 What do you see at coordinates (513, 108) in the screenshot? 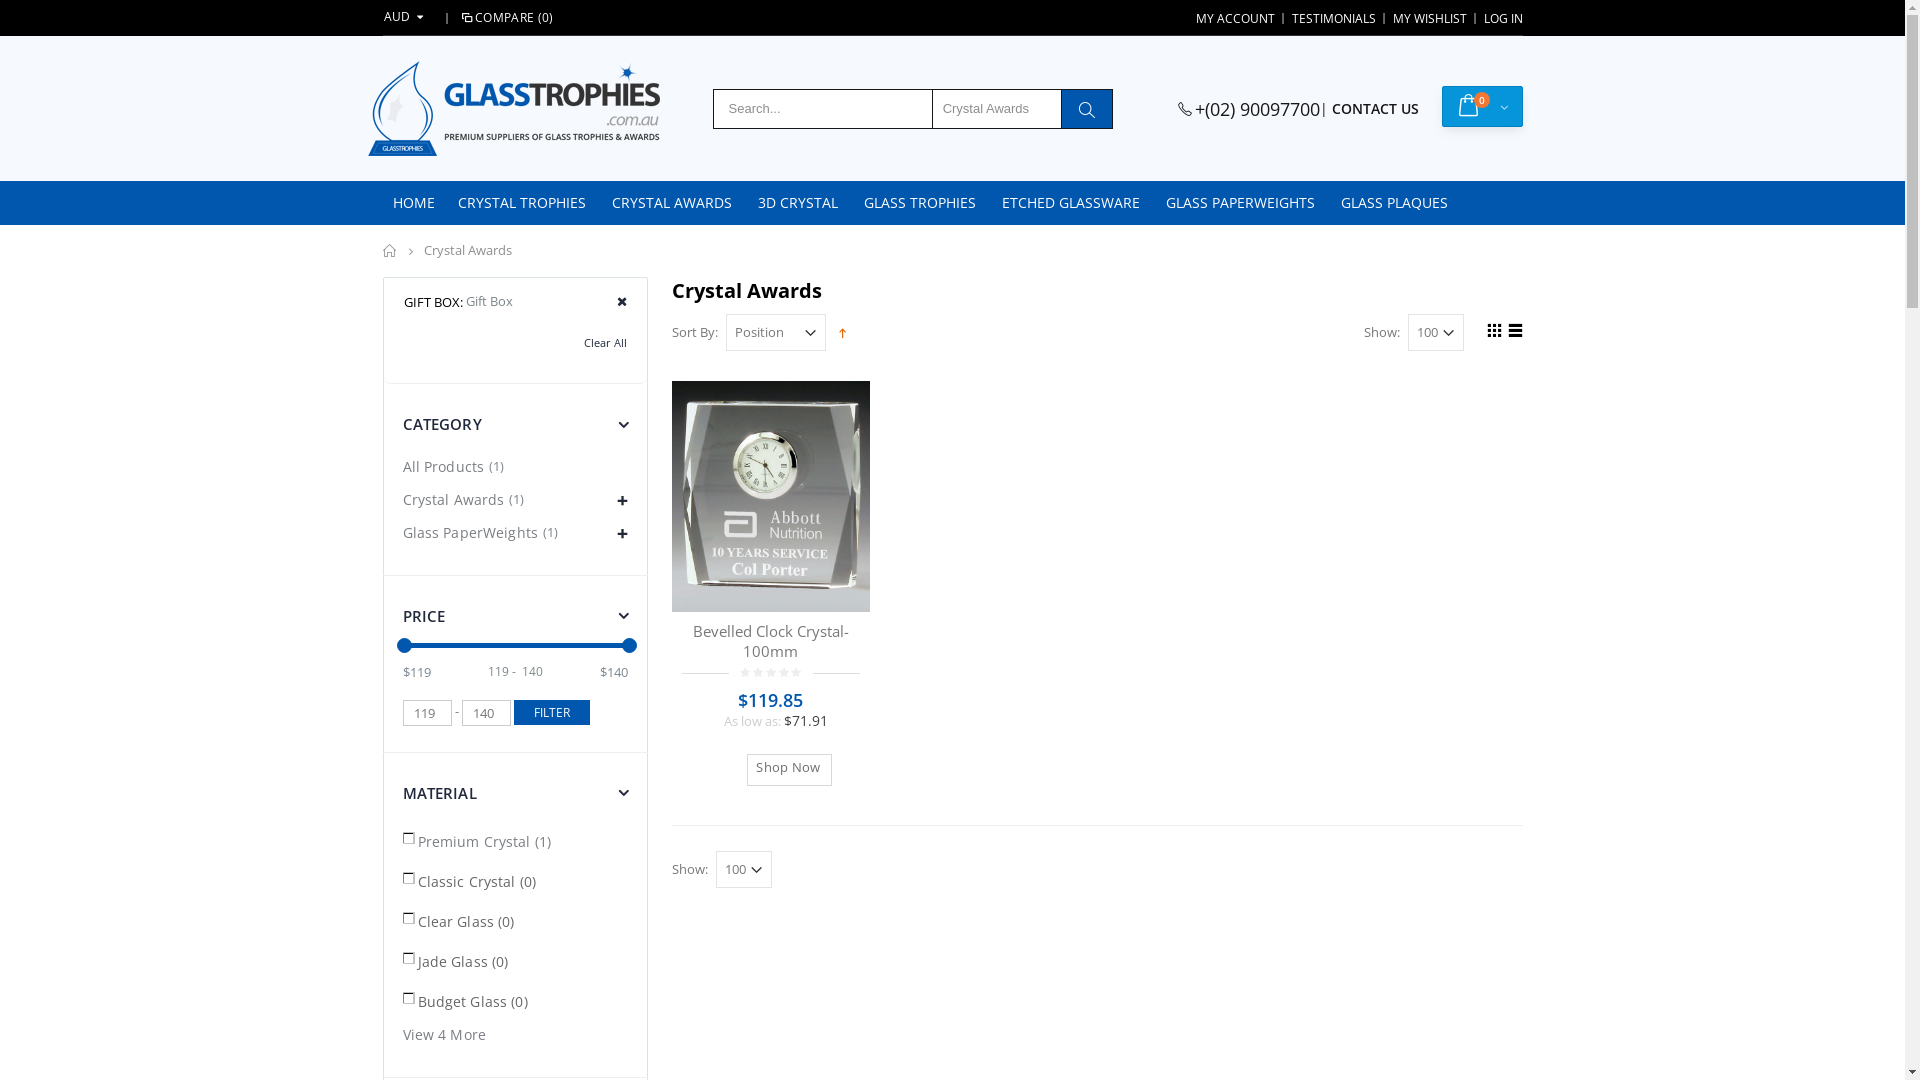
I see `'glasstrophies'` at bounding box center [513, 108].